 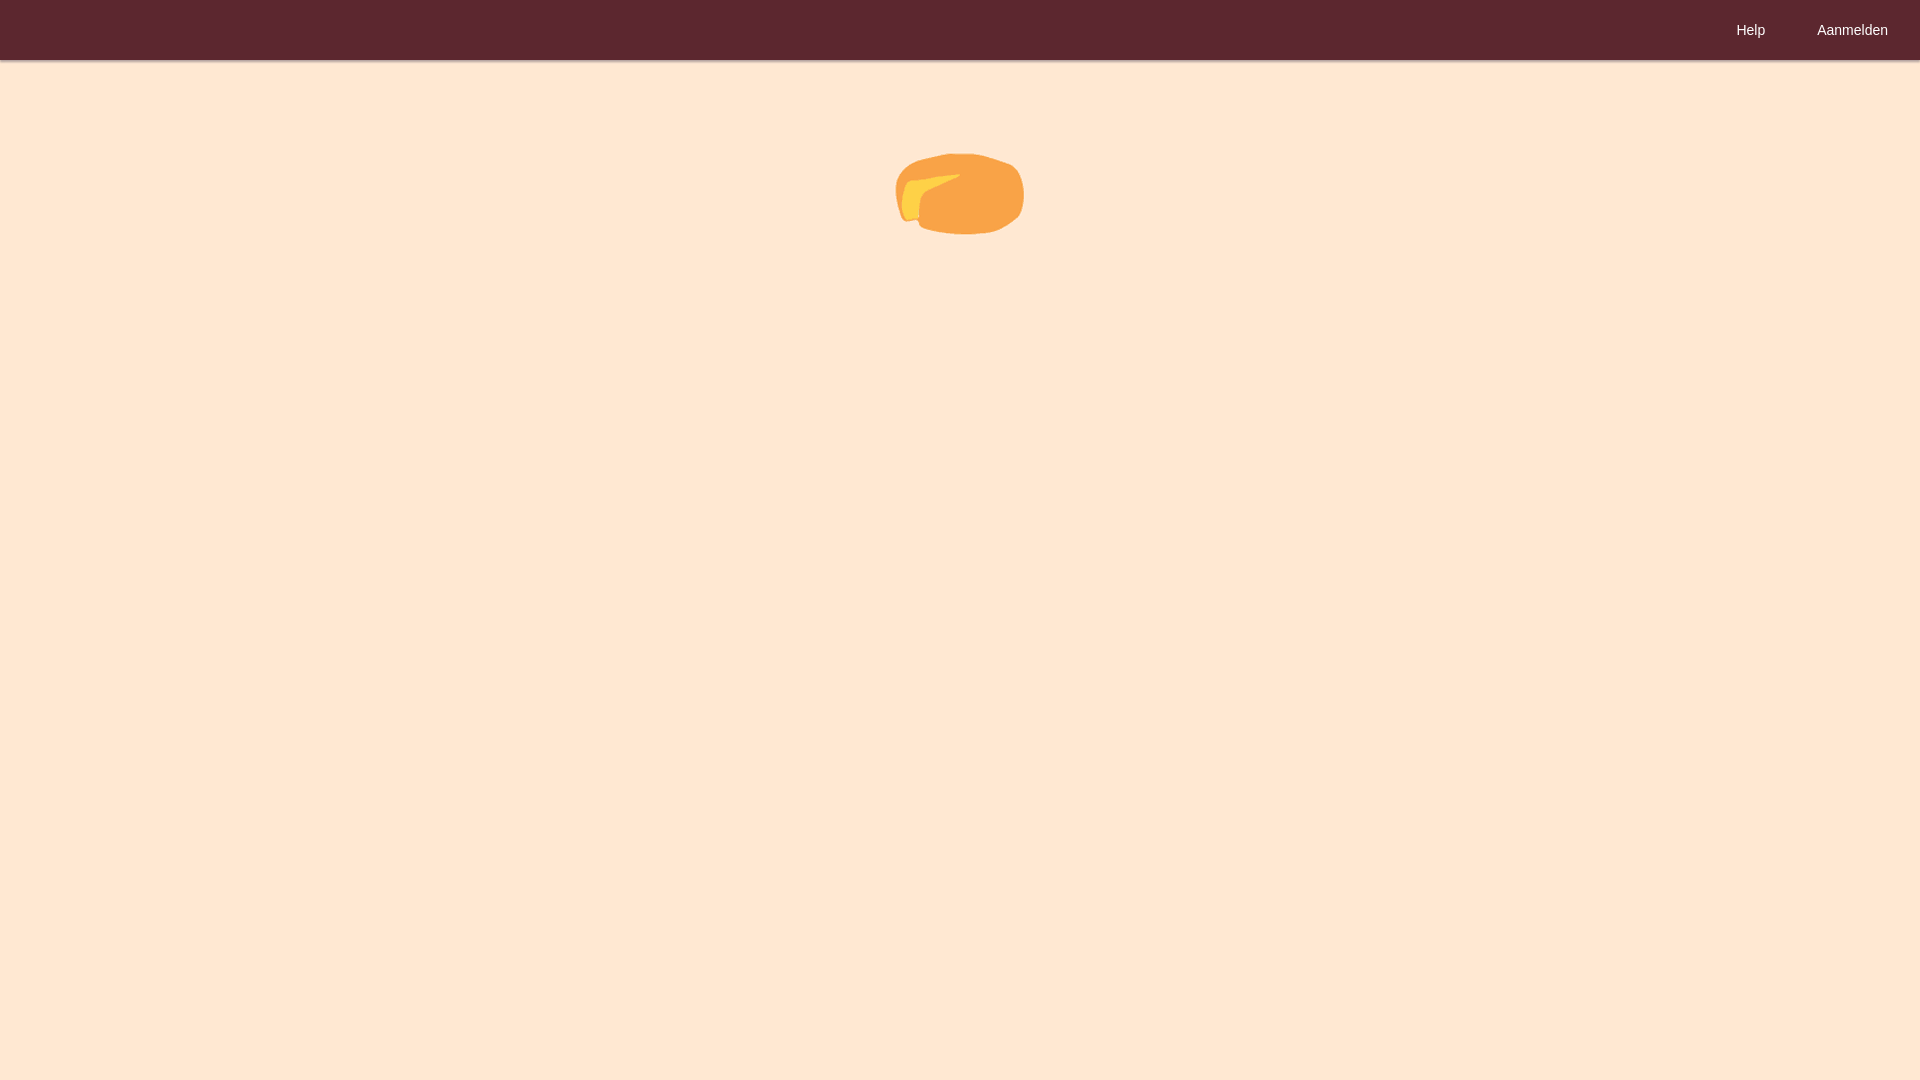 I want to click on 'Aanmelden', so click(x=1851, y=30).